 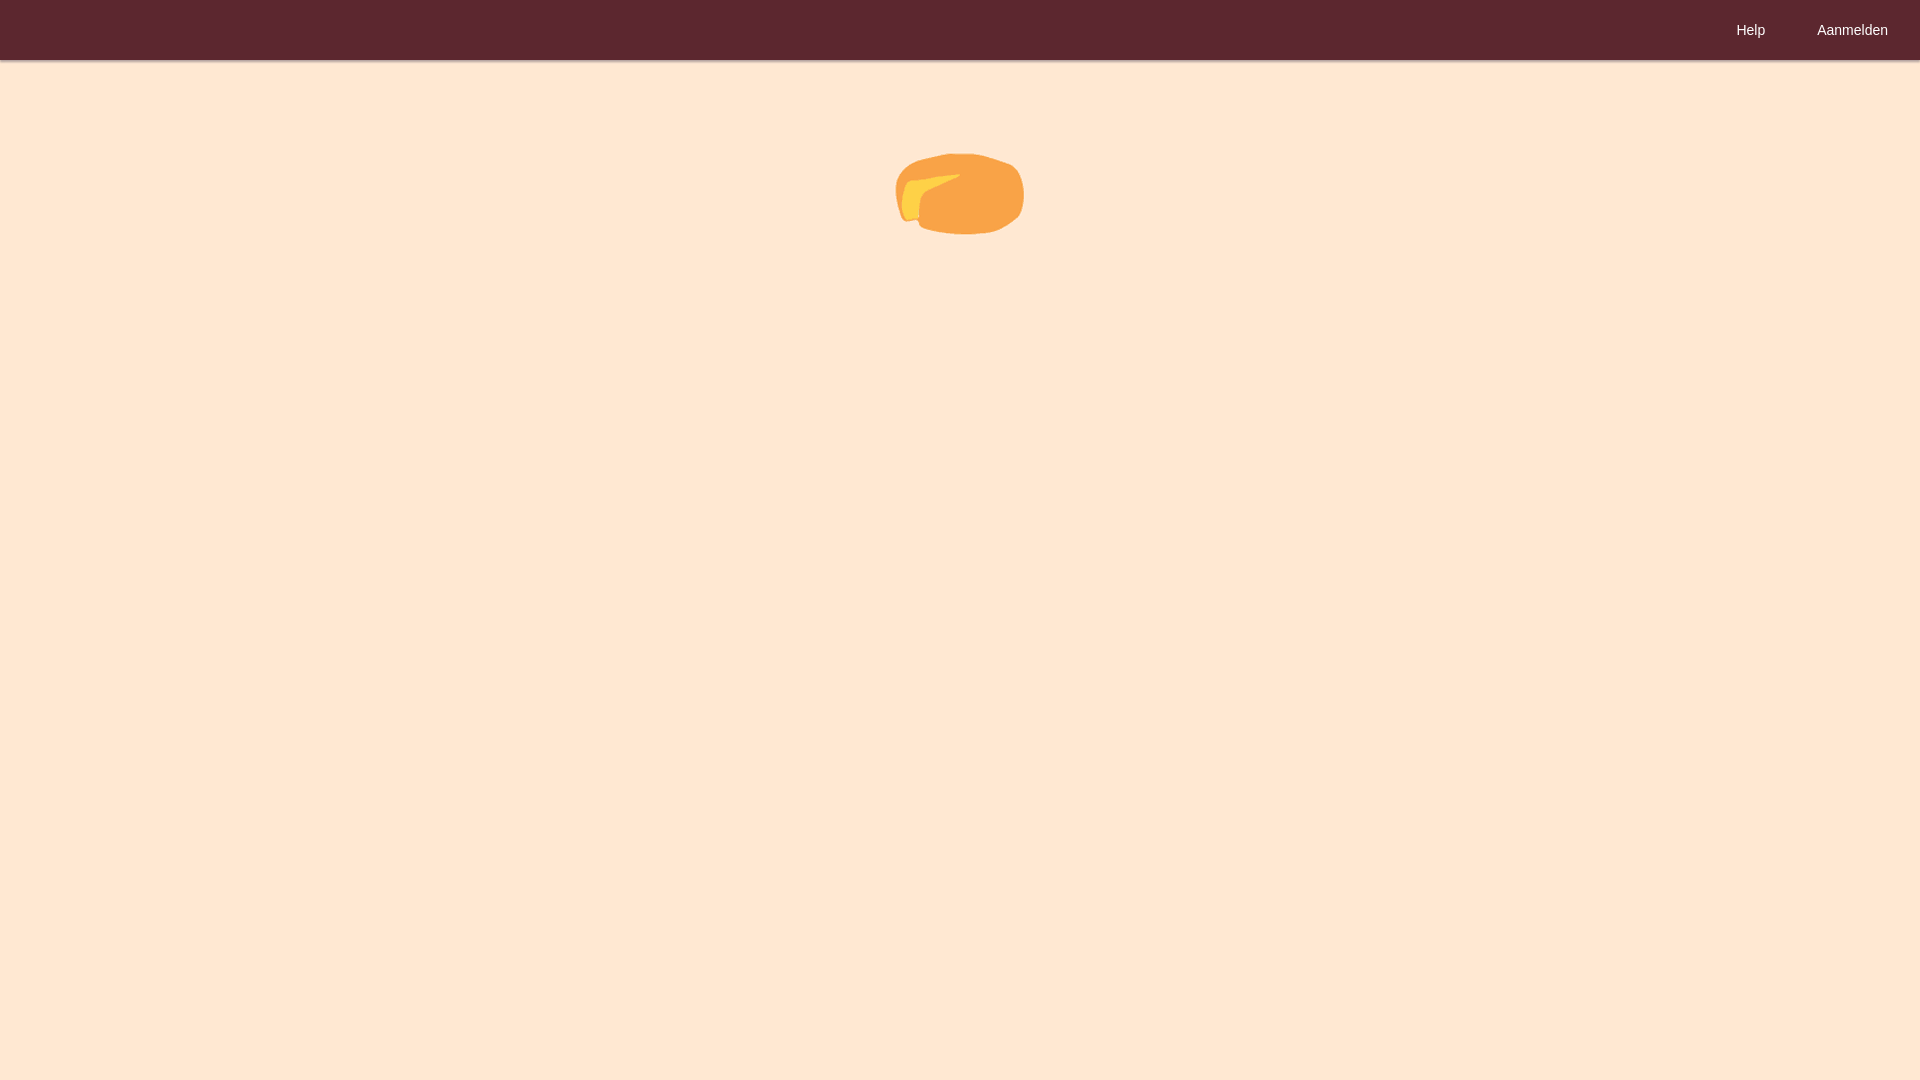 I want to click on 'Aanmelden', so click(x=1851, y=30).